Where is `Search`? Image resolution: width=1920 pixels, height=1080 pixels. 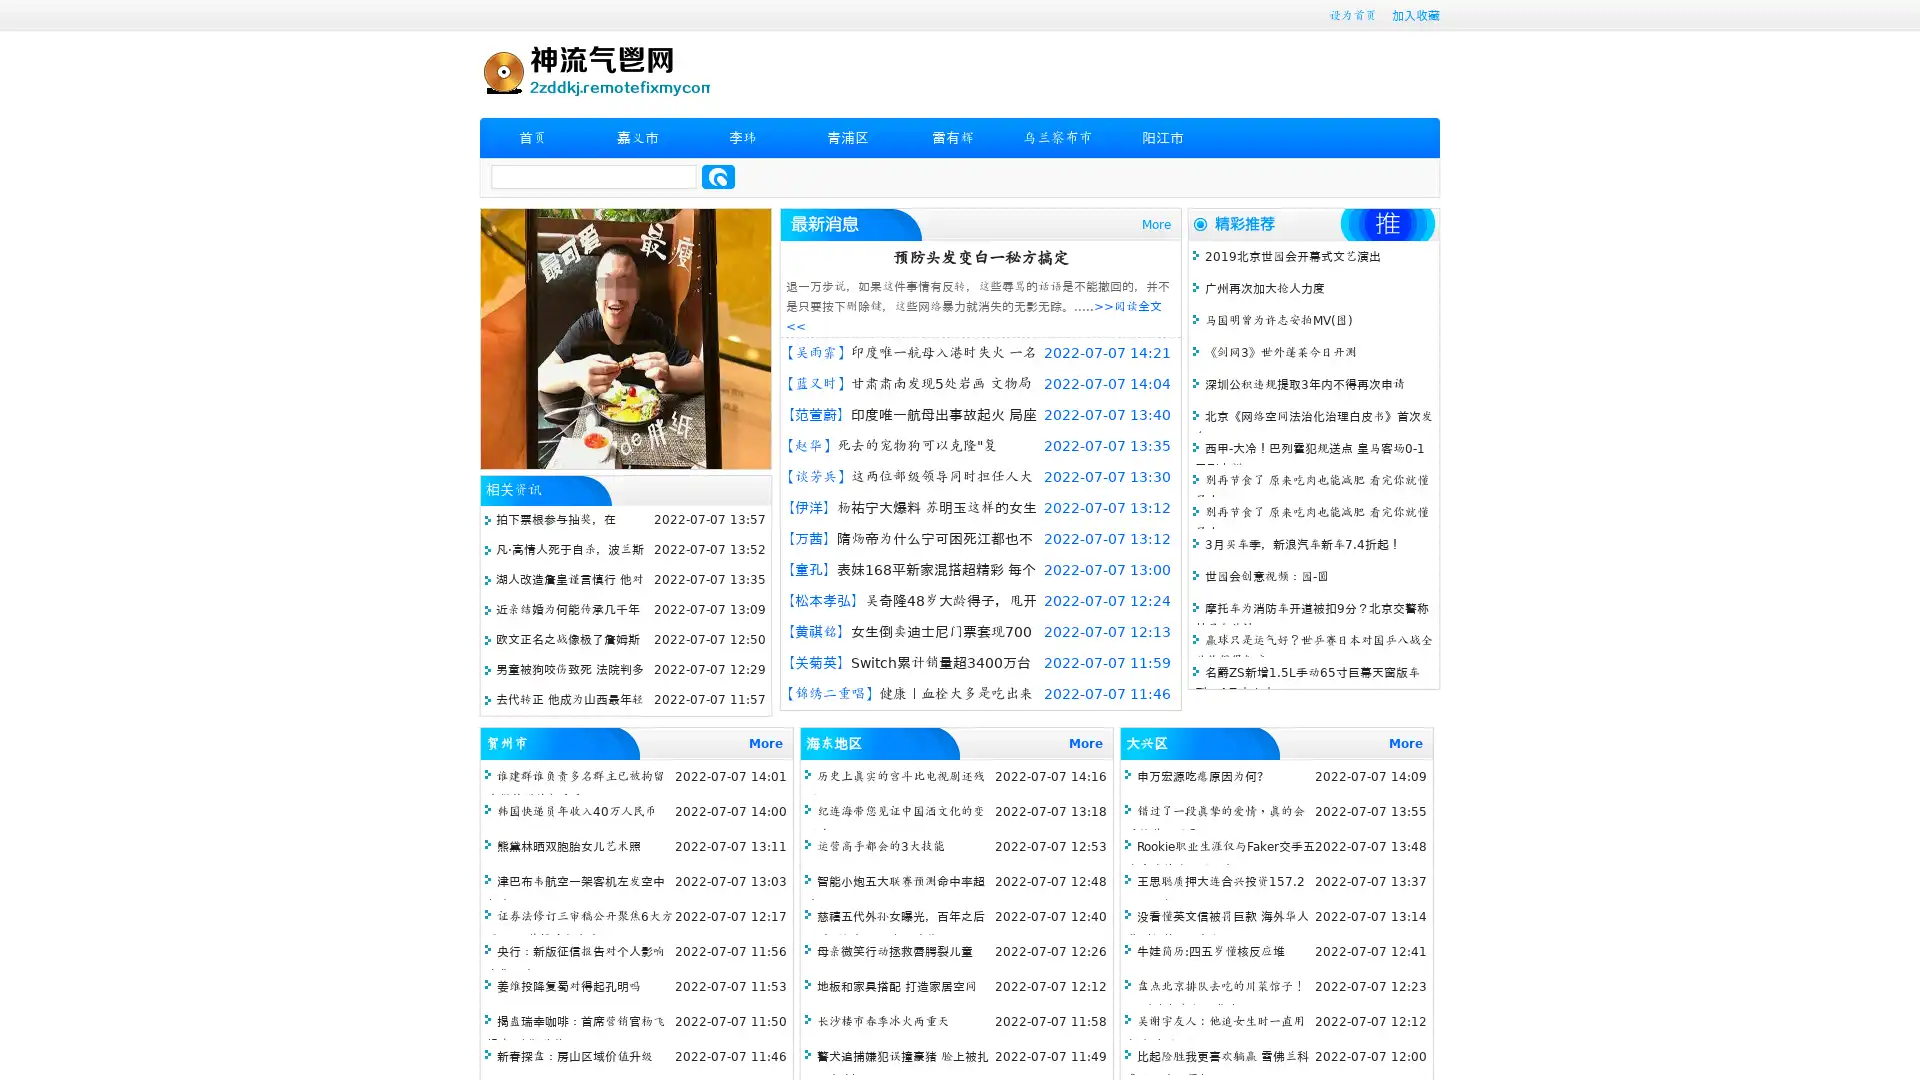 Search is located at coordinates (718, 176).